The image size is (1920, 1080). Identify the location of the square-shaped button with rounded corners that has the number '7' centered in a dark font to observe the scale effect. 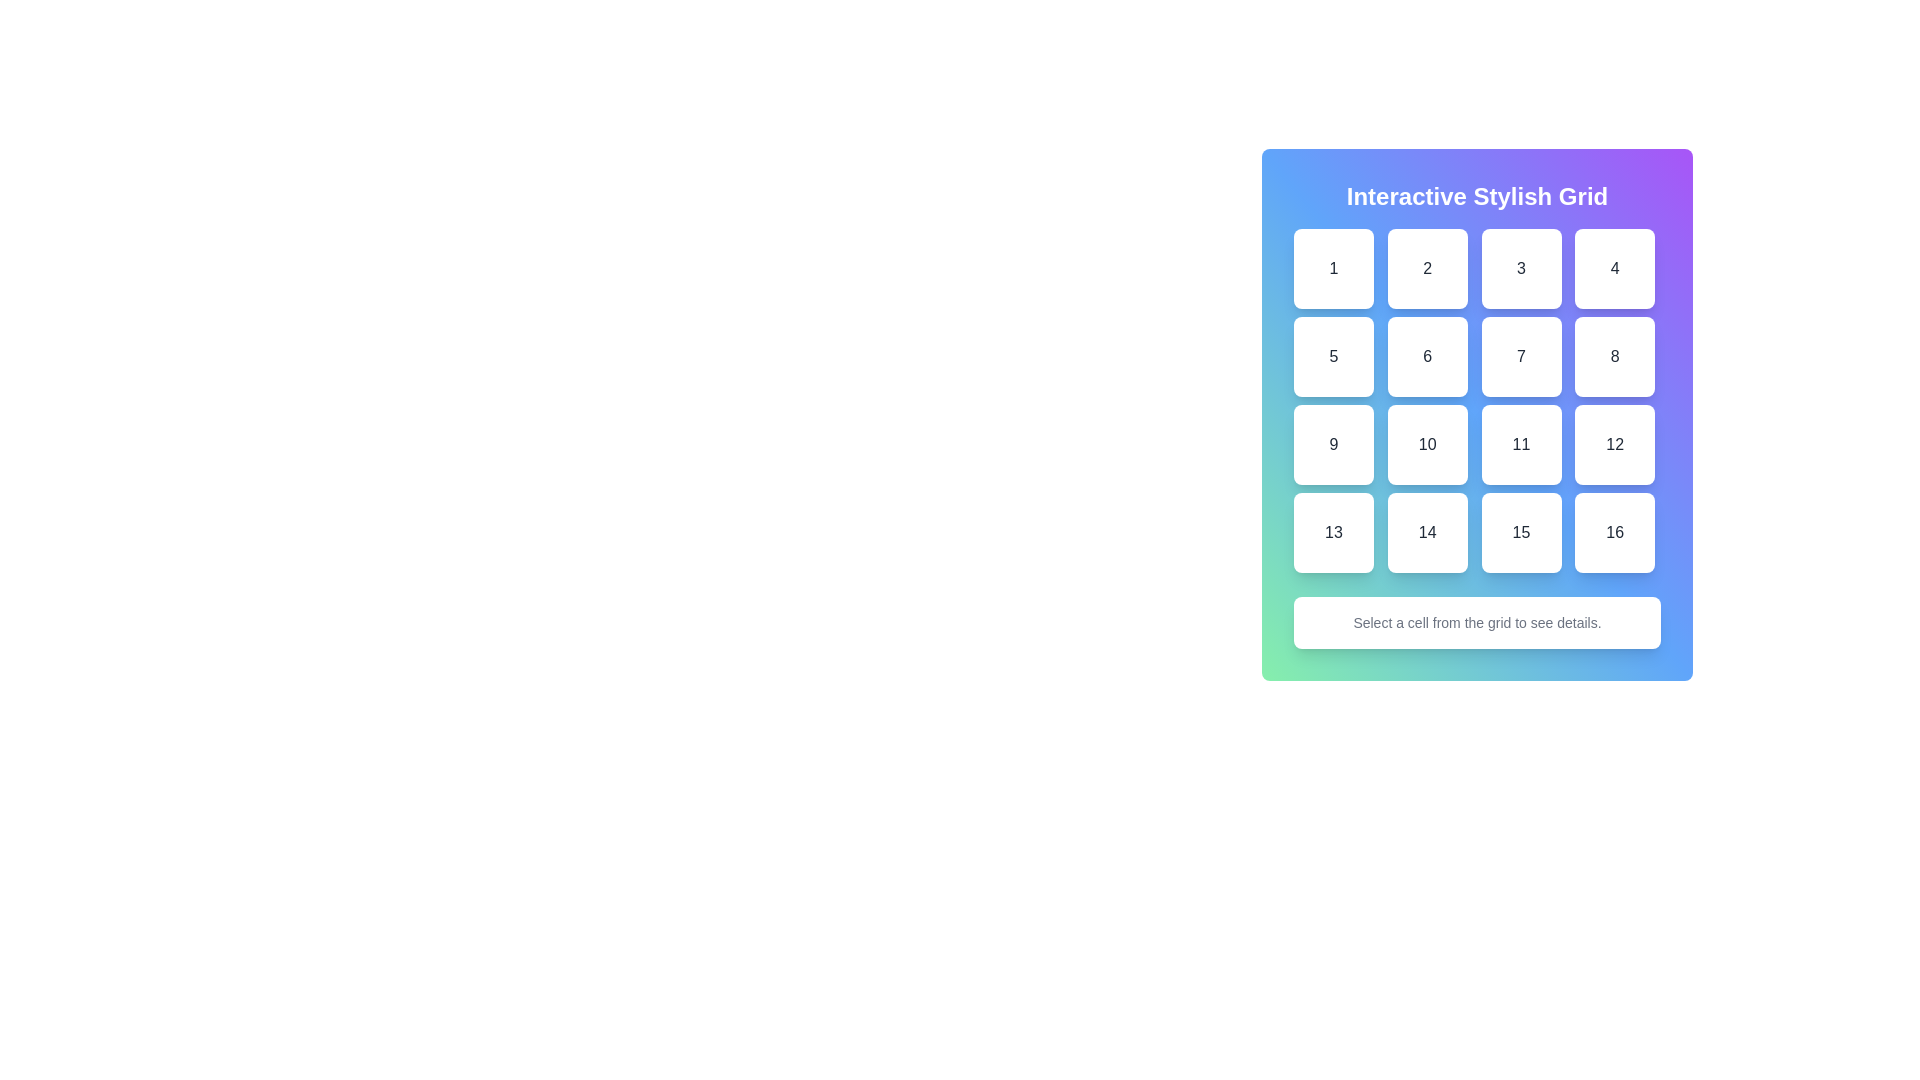
(1520, 356).